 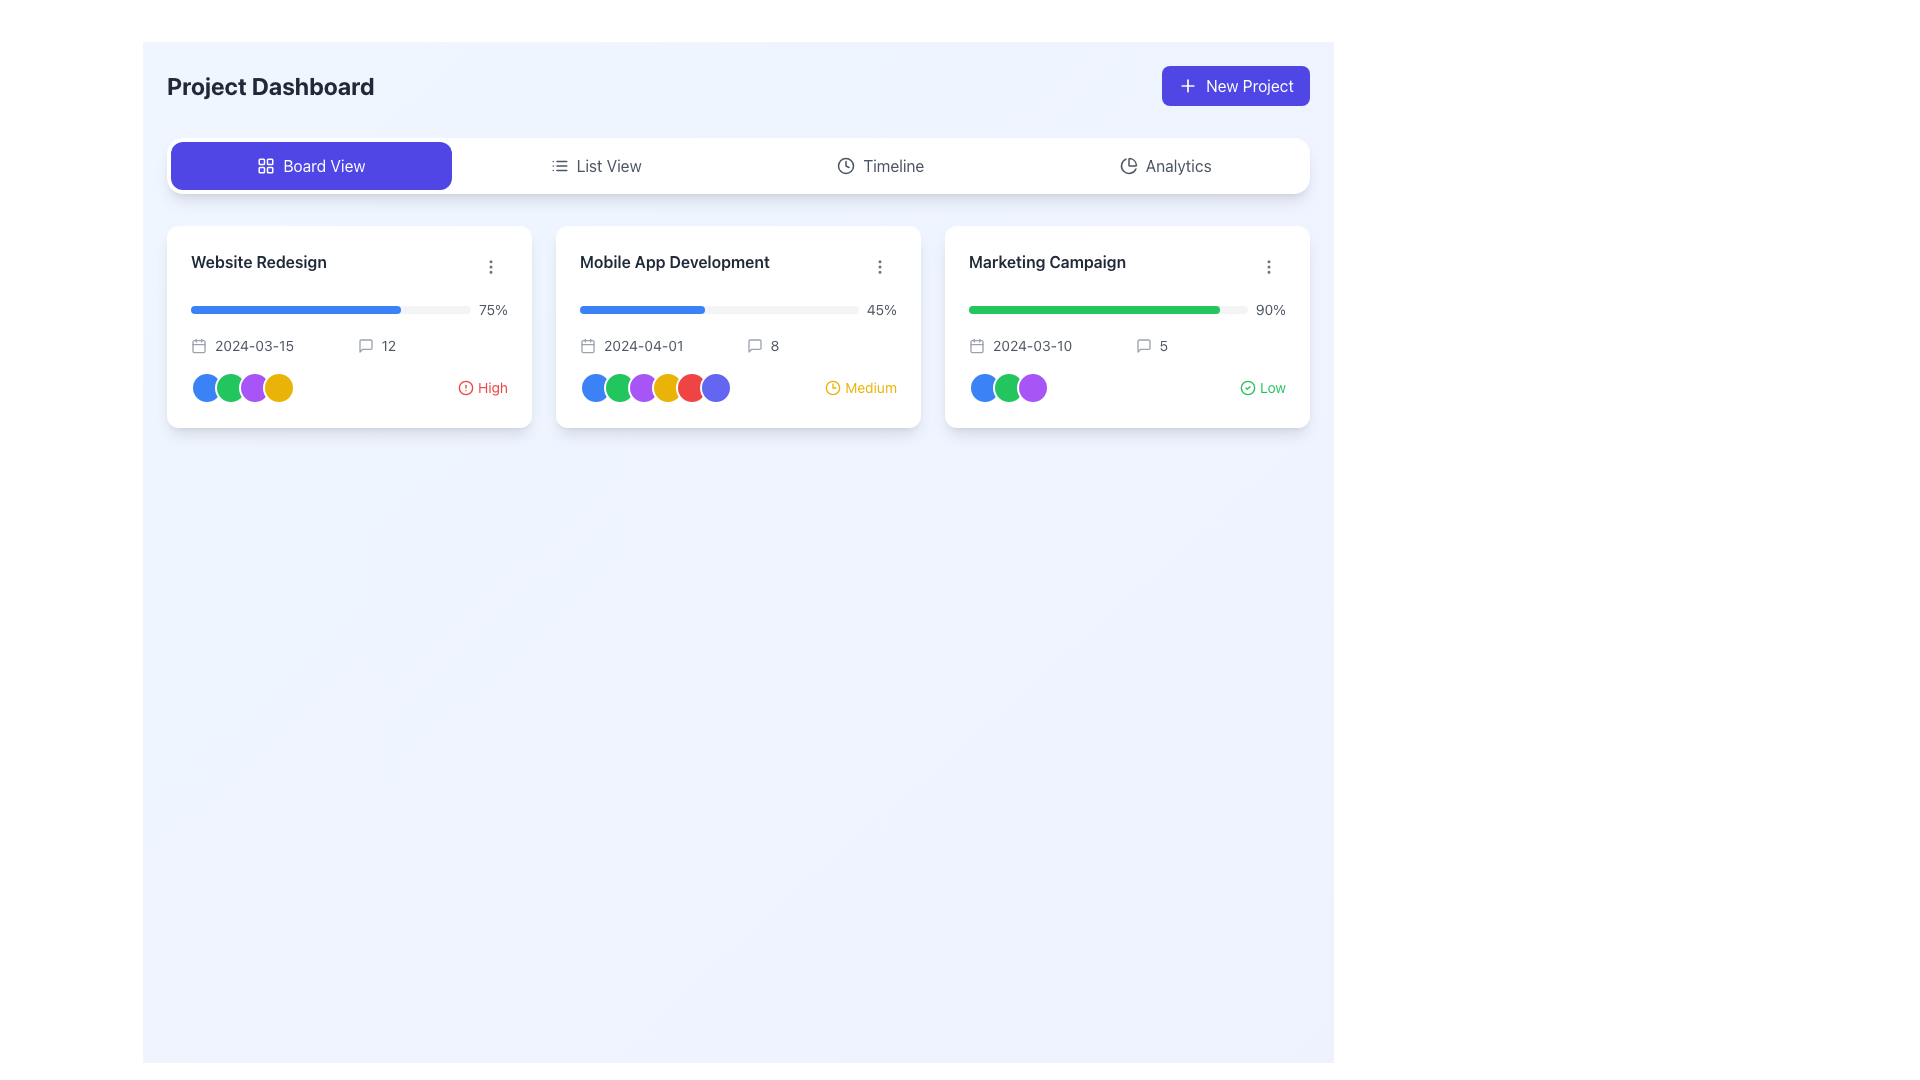 I want to click on the Progress bar indicating 75% completion of the 'Website Redesign' project located in the project card on the dashboard, so click(x=349, y=309).